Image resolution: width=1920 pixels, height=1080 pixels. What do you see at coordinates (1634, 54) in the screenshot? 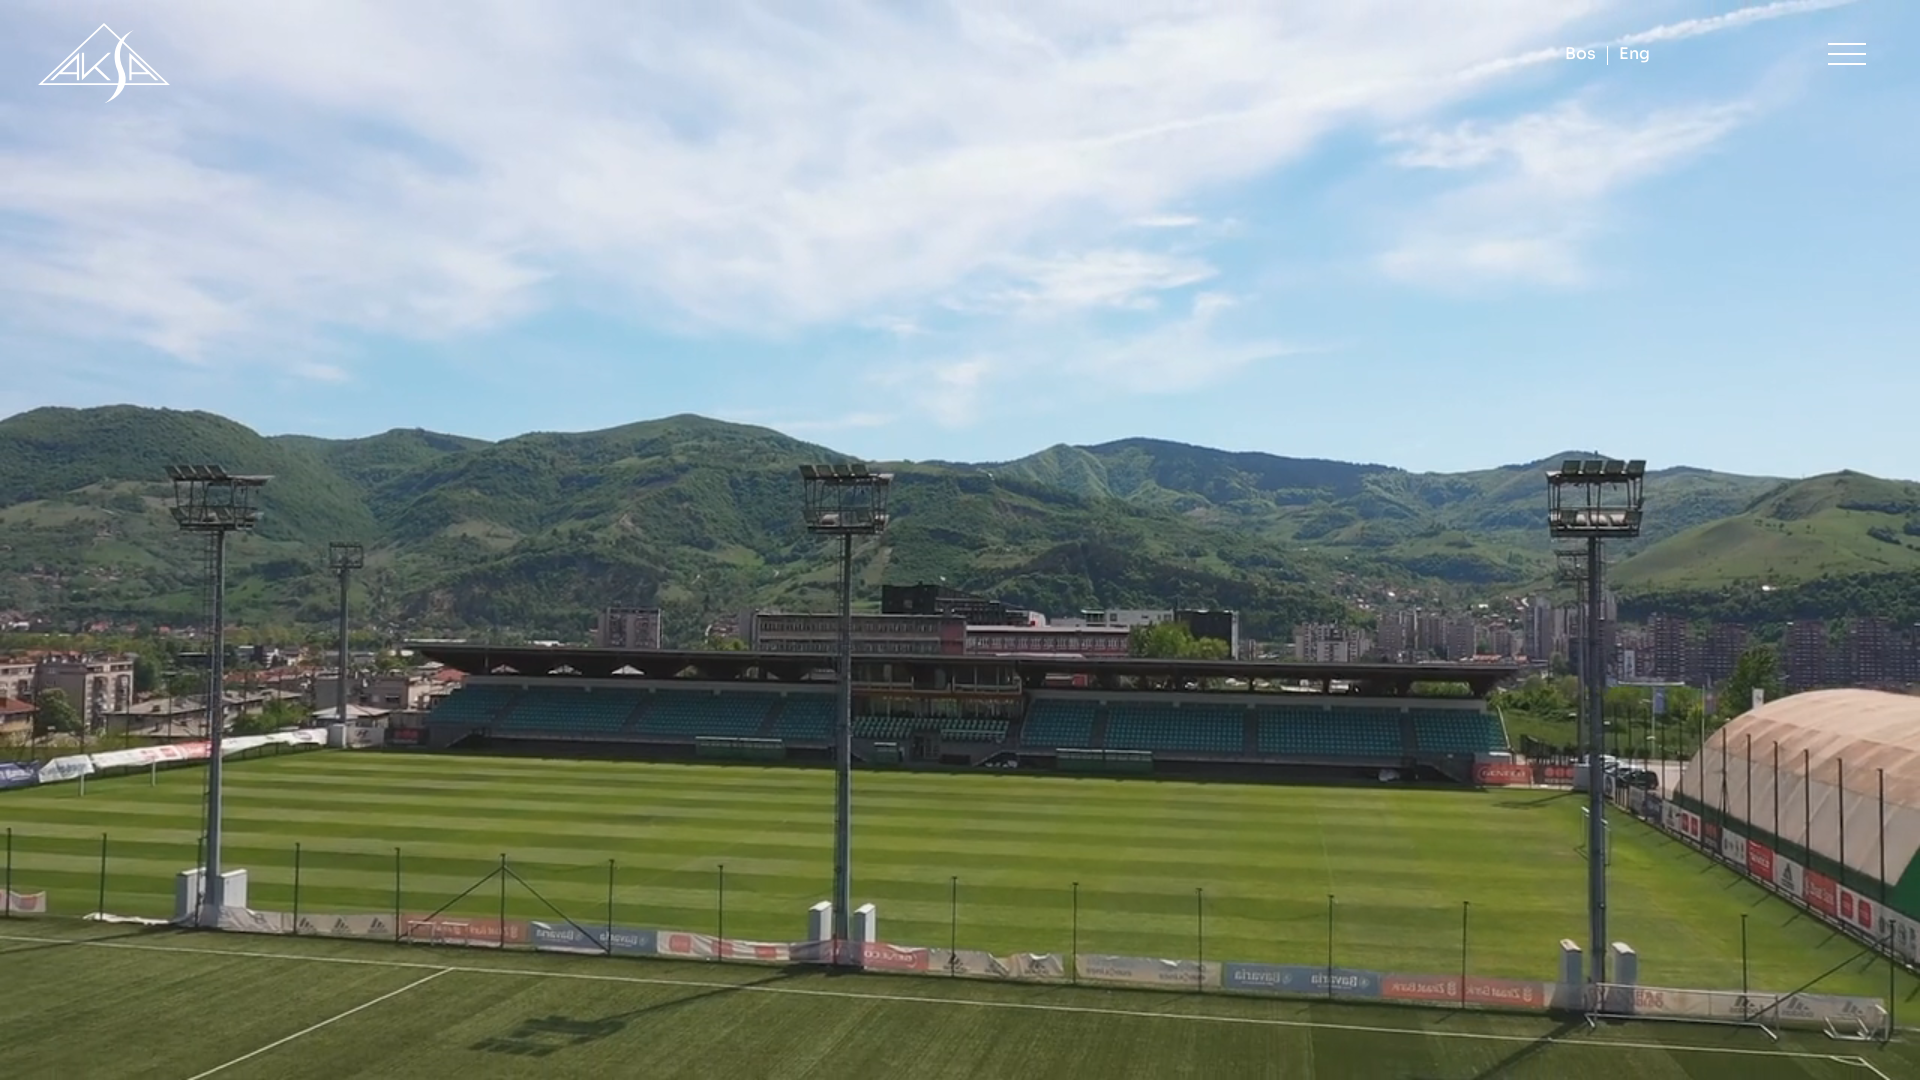
I see `'Eng'` at bounding box center [1634, 54].